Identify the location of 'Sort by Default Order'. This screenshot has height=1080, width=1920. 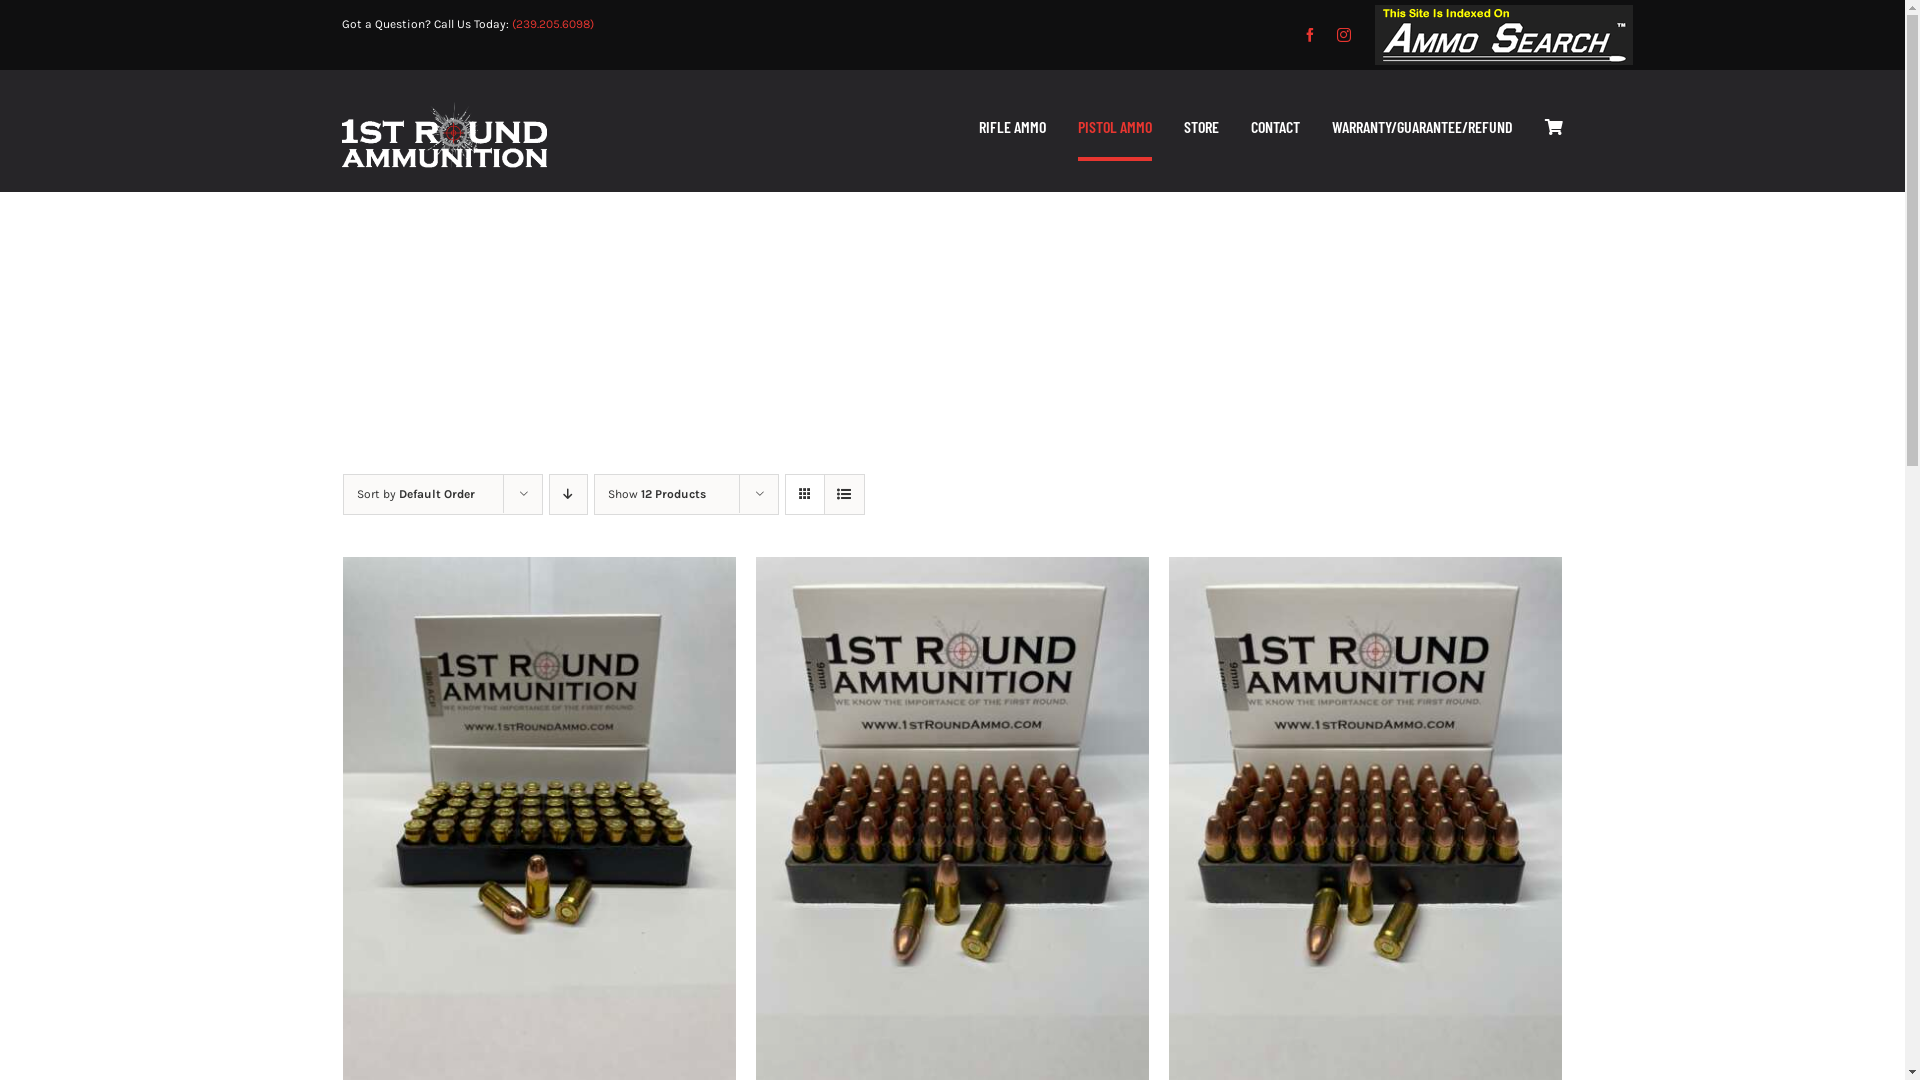
(413, 493).